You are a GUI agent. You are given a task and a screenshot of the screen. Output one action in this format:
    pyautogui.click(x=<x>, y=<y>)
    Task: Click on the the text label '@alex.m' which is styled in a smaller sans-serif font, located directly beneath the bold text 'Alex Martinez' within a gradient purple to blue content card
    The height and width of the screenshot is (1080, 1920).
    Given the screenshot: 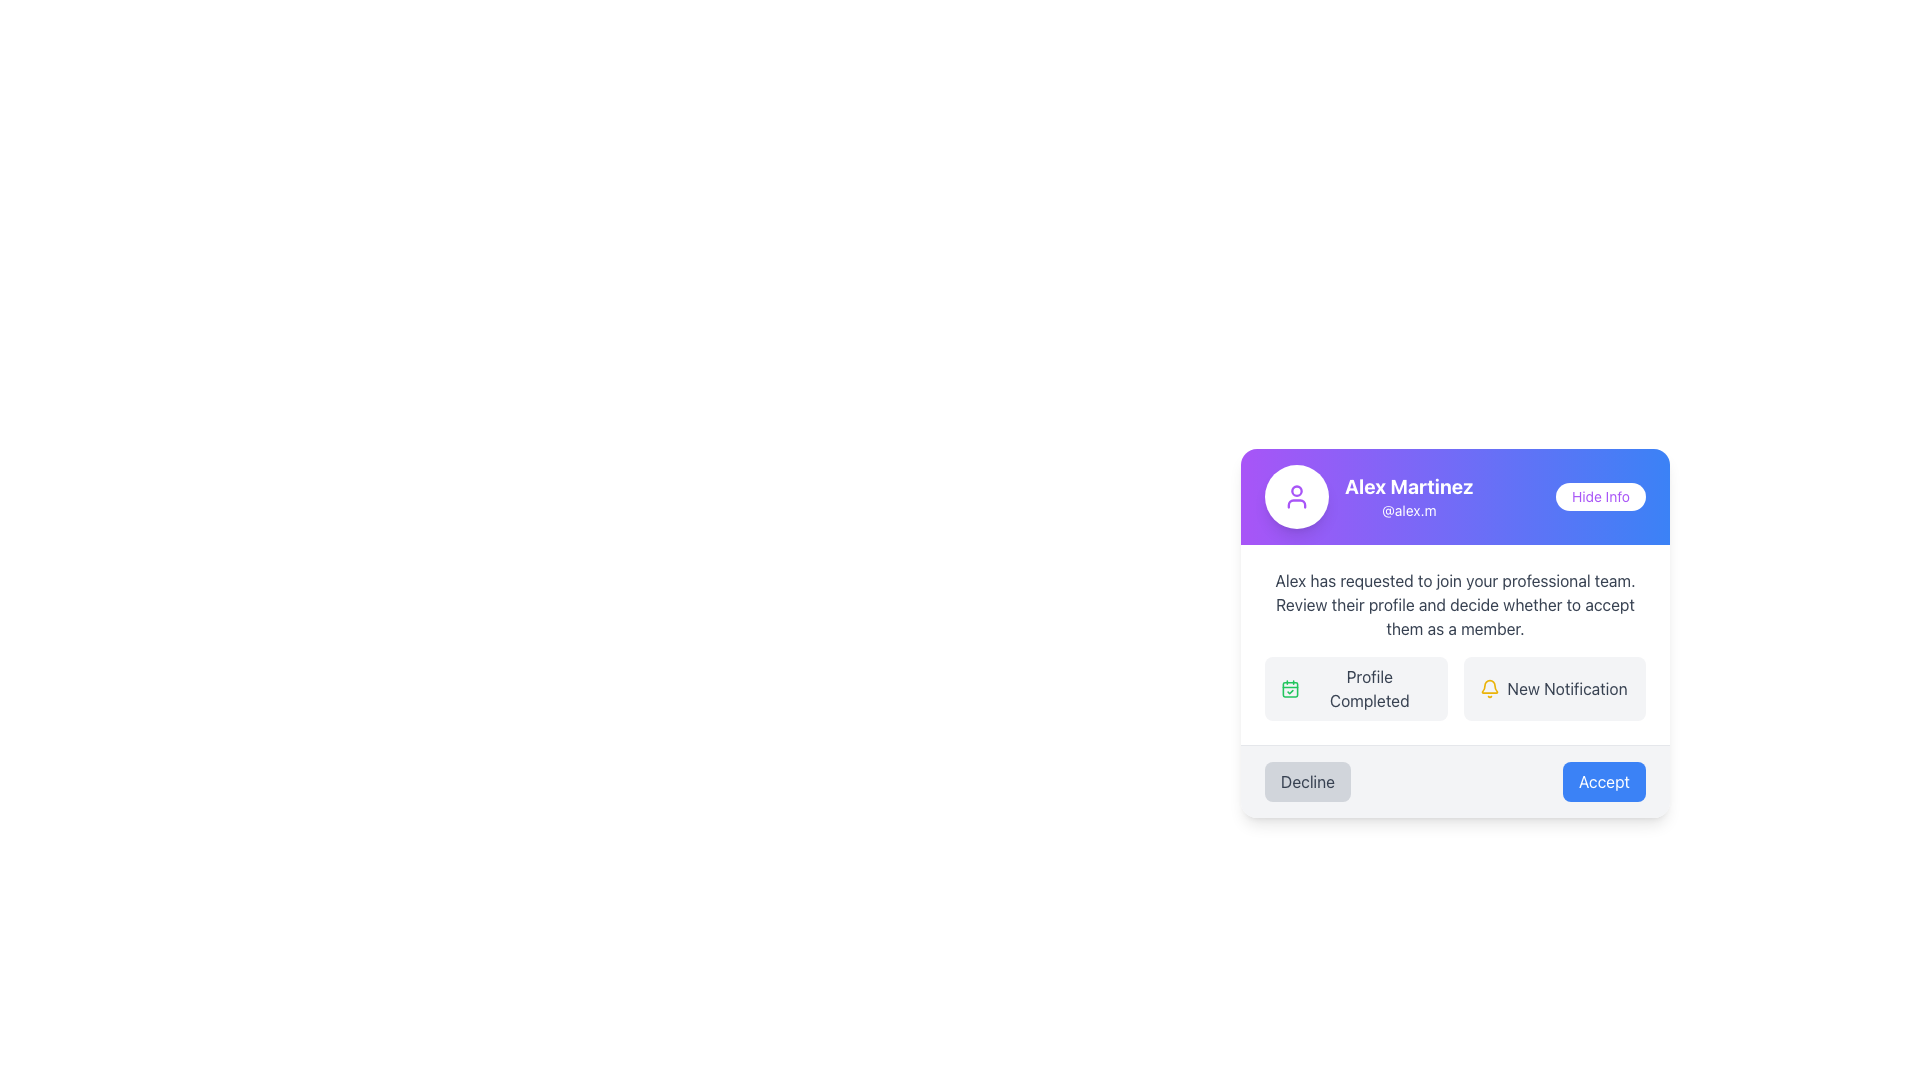 What is the action you would take?
    pyautogui.click(x=1408, y=509)
    